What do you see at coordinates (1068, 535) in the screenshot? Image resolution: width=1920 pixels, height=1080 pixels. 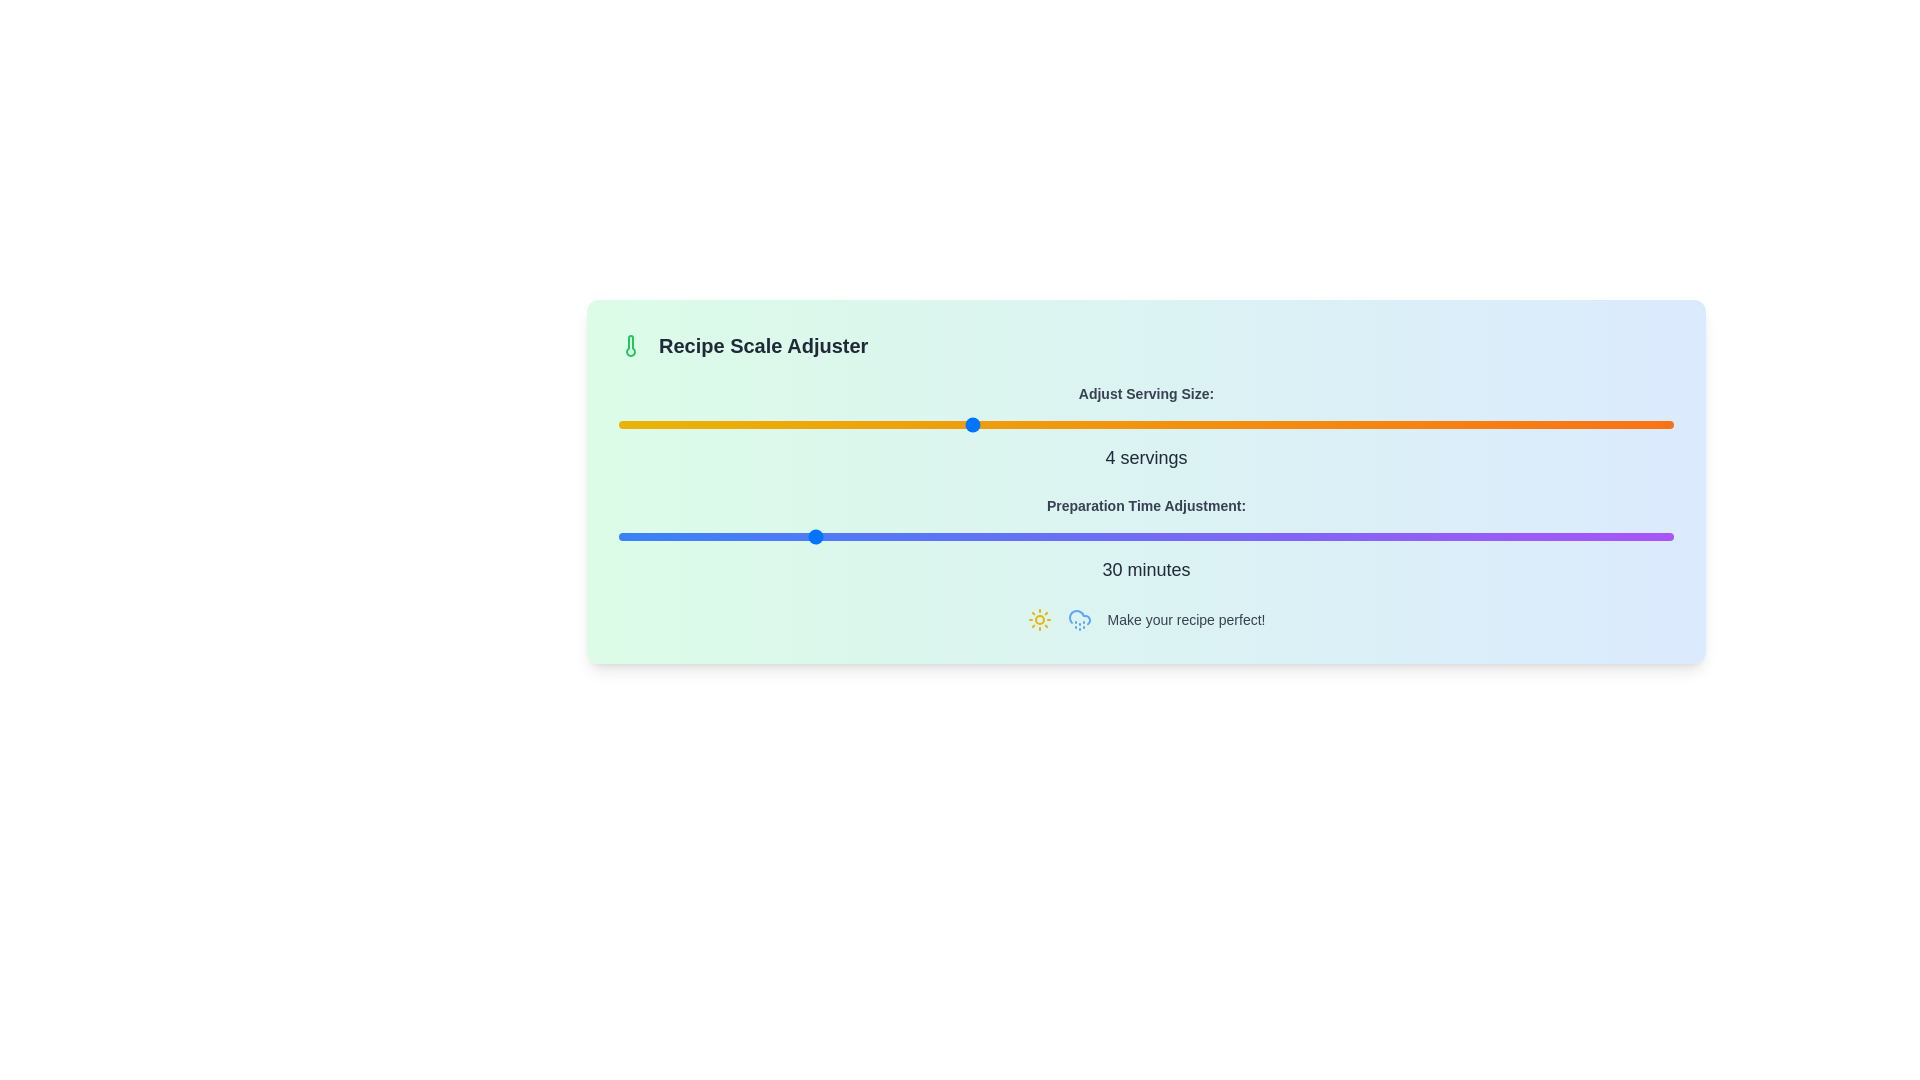 I see `preparation time adjustment` at bounding box center [1068, 535].